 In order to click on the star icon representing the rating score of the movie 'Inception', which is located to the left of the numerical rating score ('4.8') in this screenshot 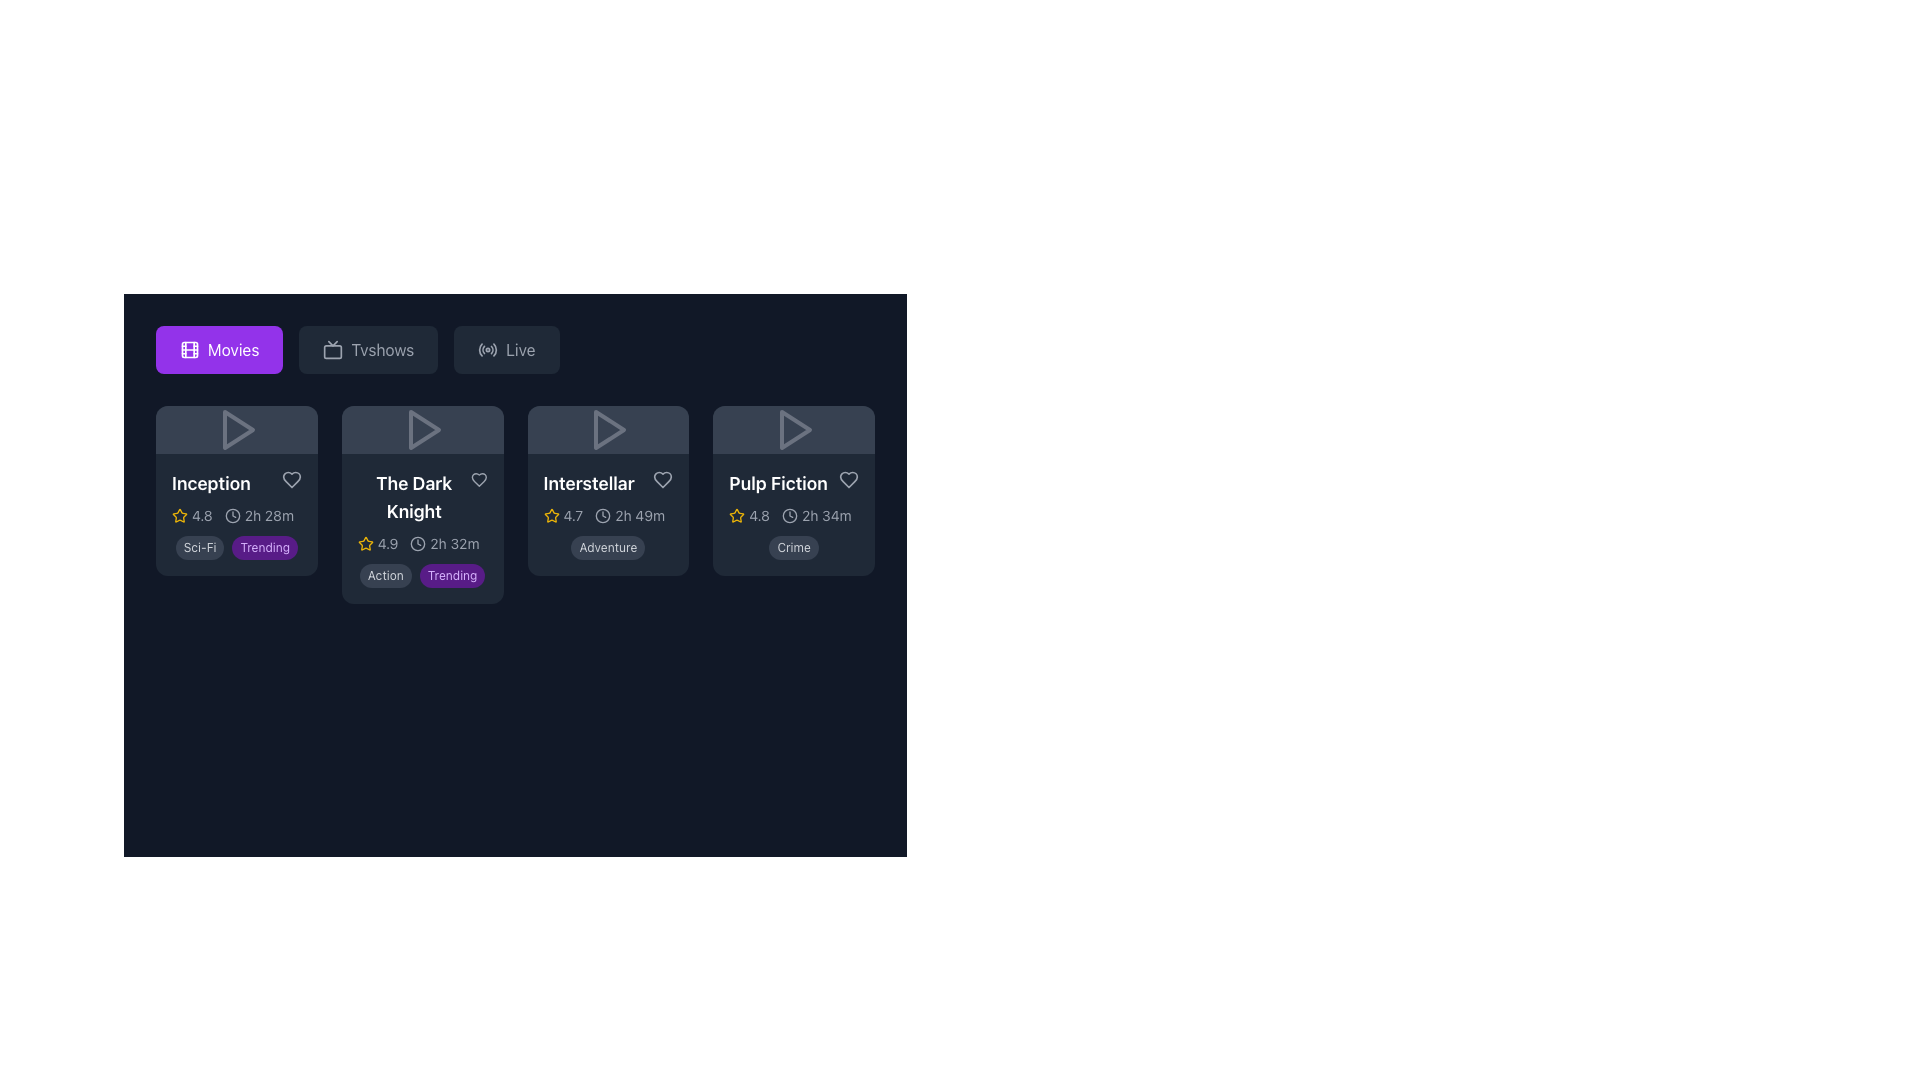, I will do `click(180, 515)`.